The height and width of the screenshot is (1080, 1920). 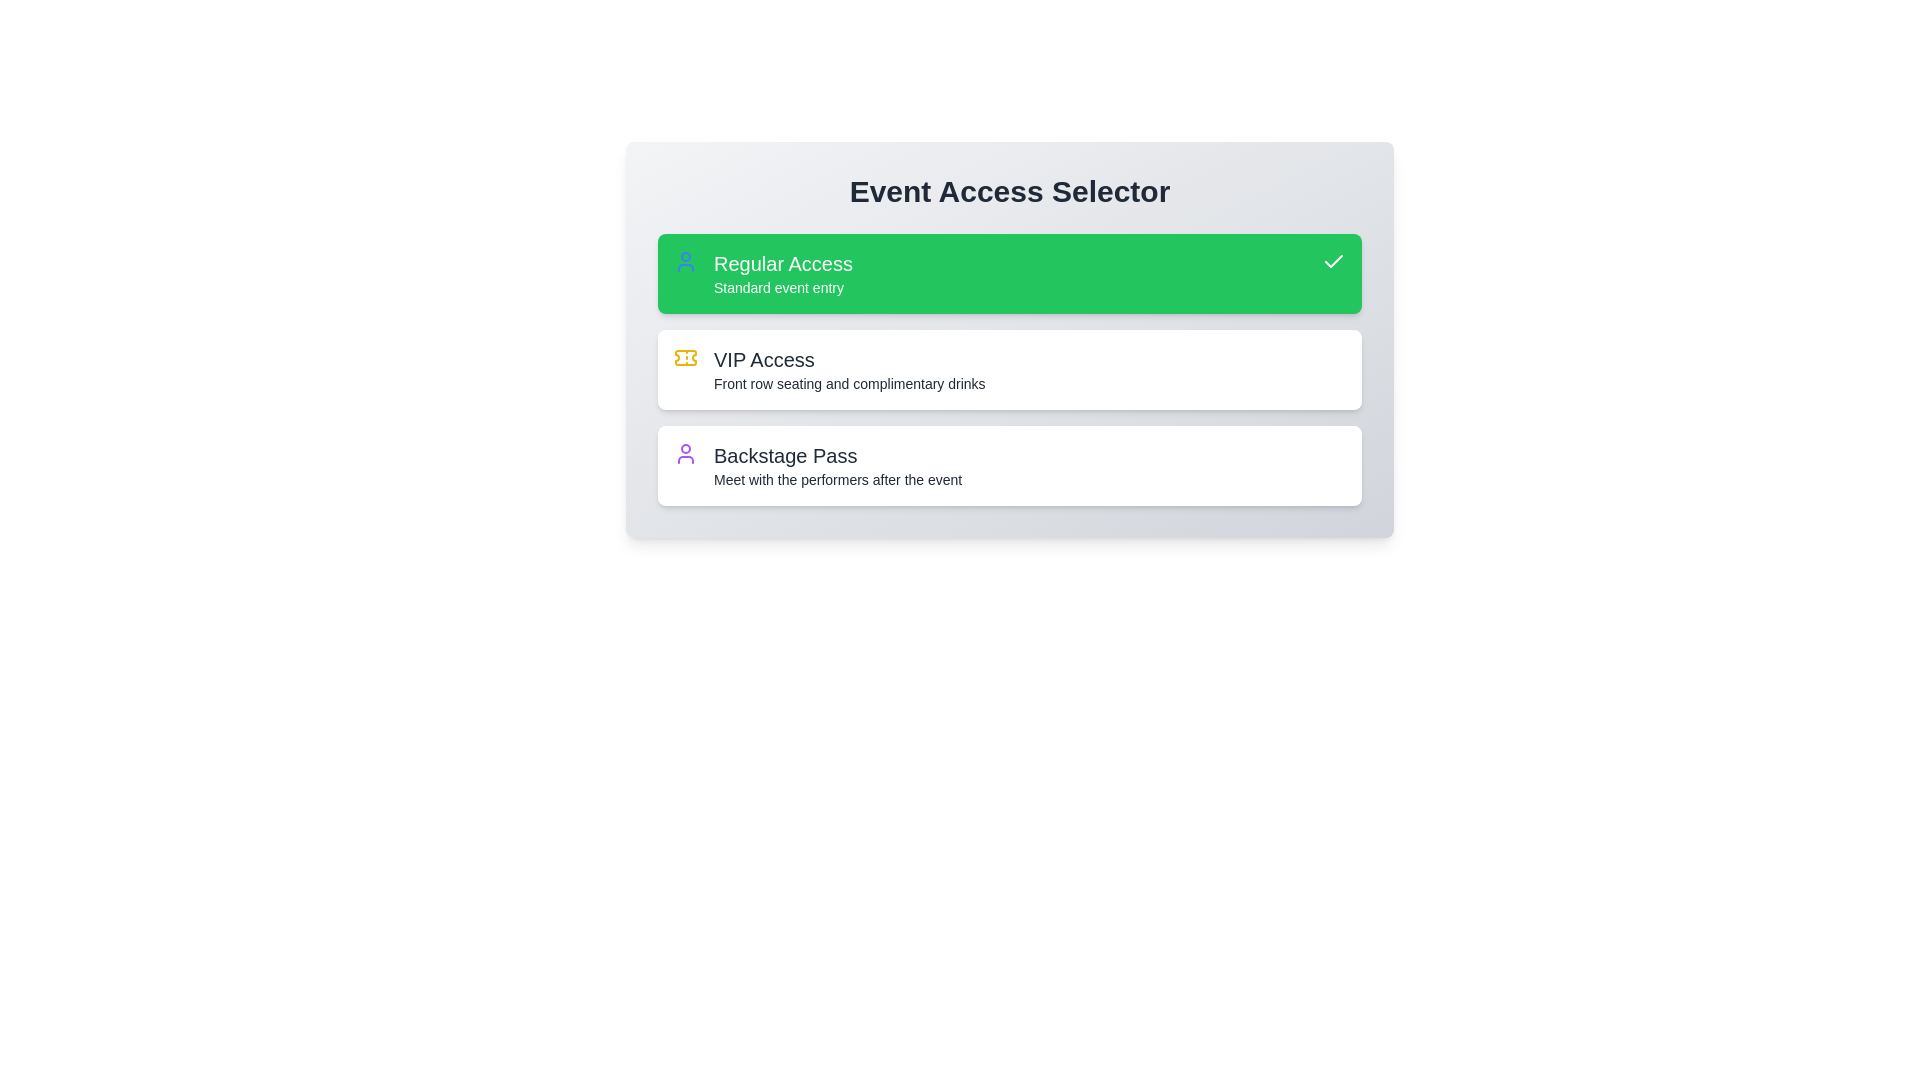 I want to click on the stylized user icon in the 'Backstage Pass' card, which features a circular head and an arched body outline in purple color, so click(x=686, y=466).